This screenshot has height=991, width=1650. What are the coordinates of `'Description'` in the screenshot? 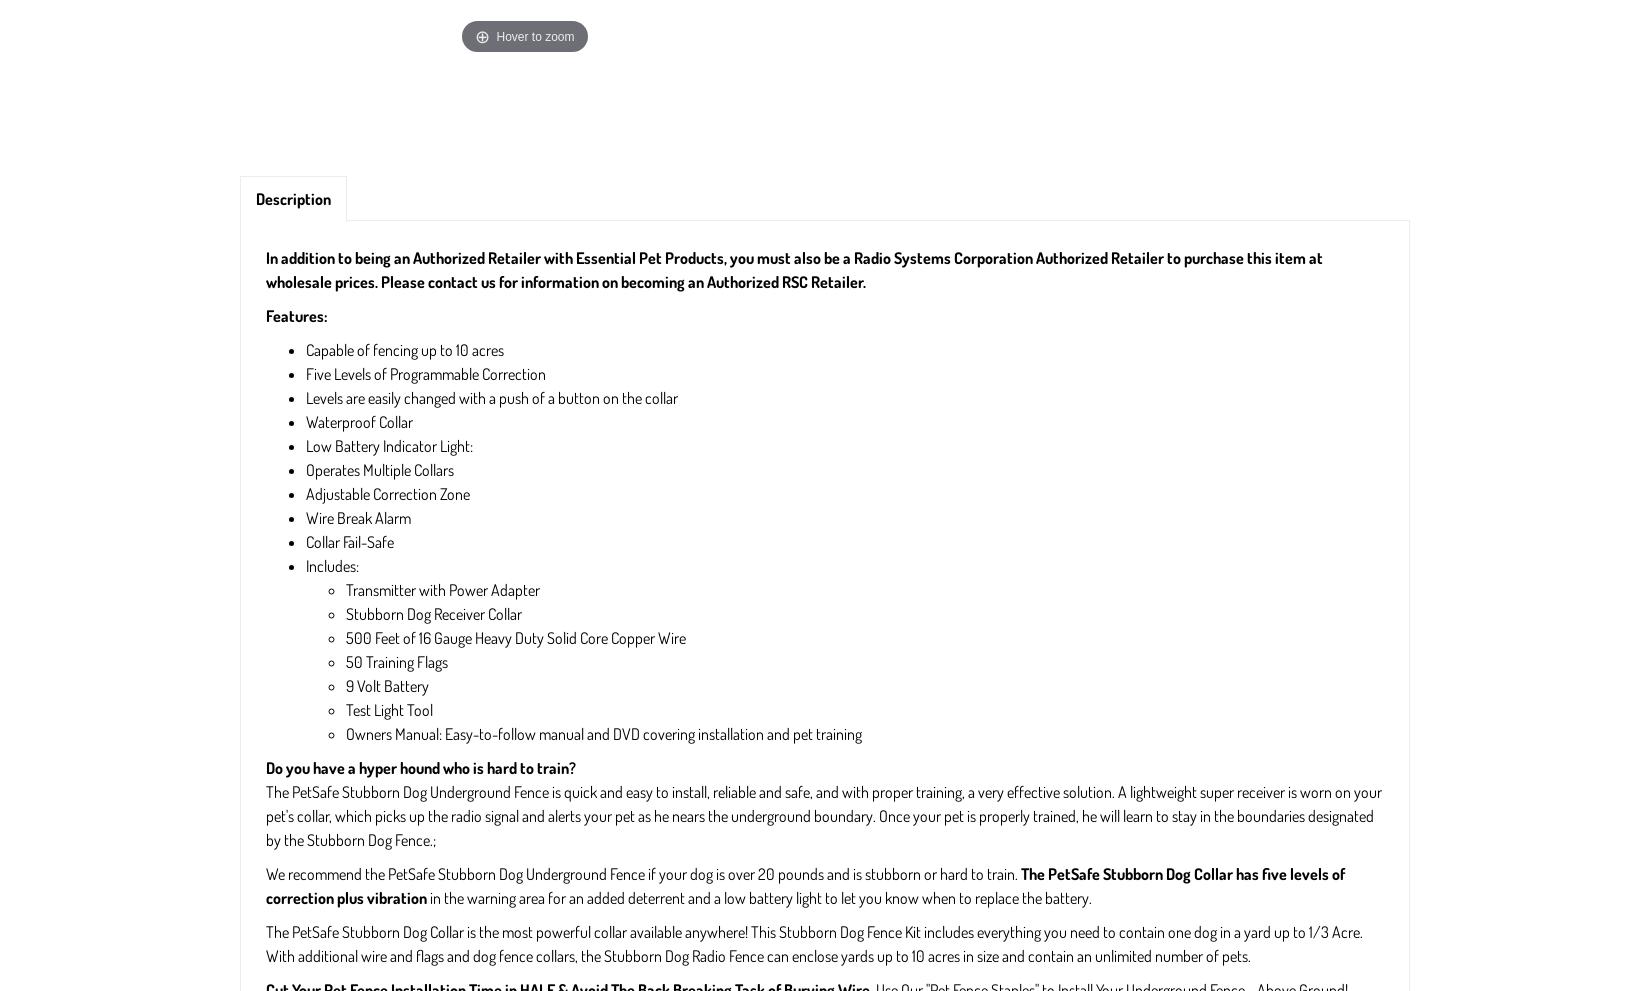 It's located at (293, 197).